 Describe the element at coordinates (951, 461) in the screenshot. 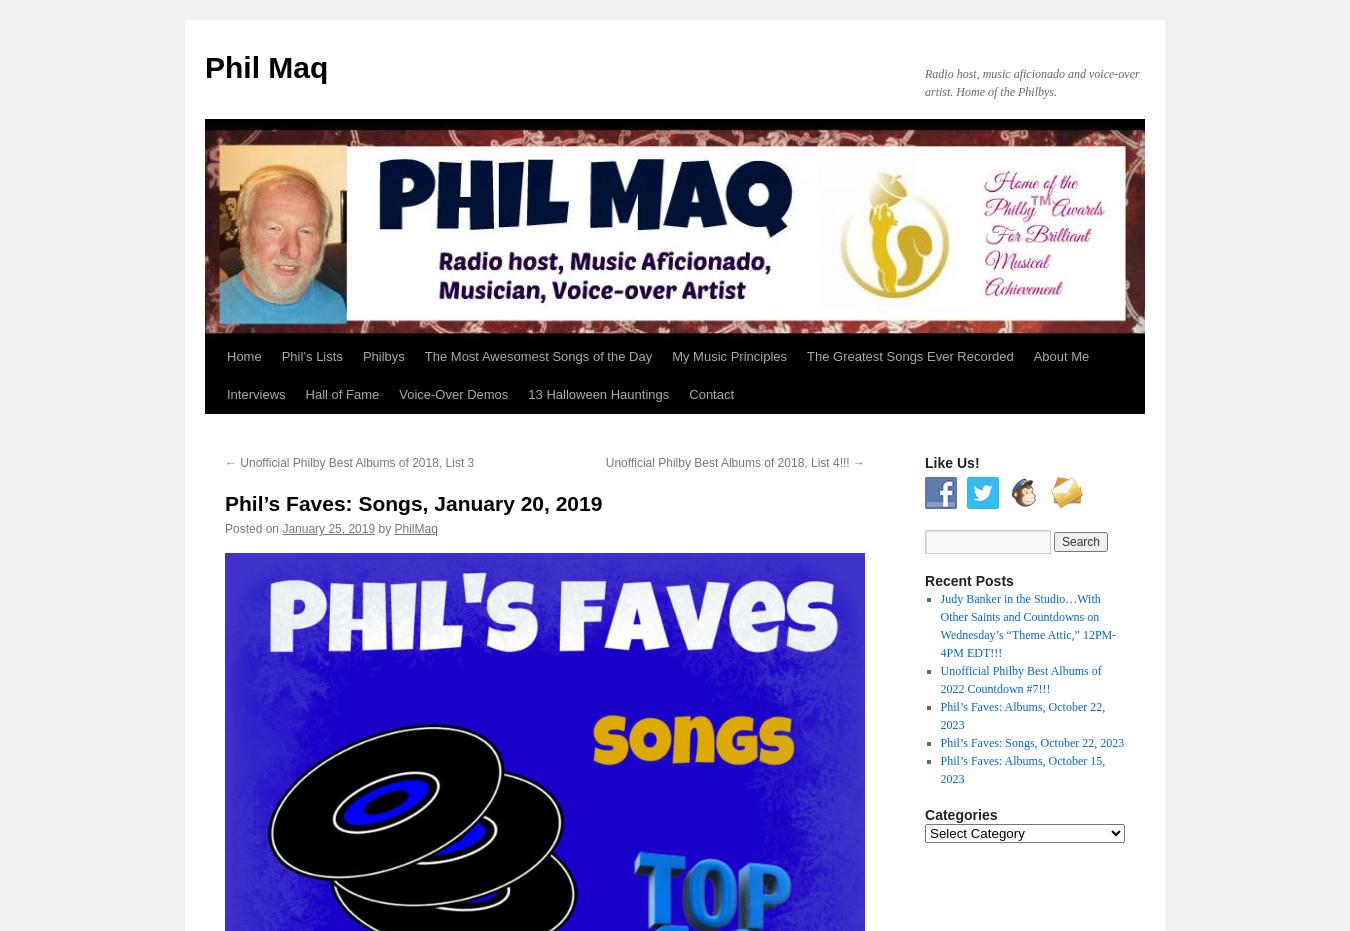

I see `'Like Us!'` at that location.